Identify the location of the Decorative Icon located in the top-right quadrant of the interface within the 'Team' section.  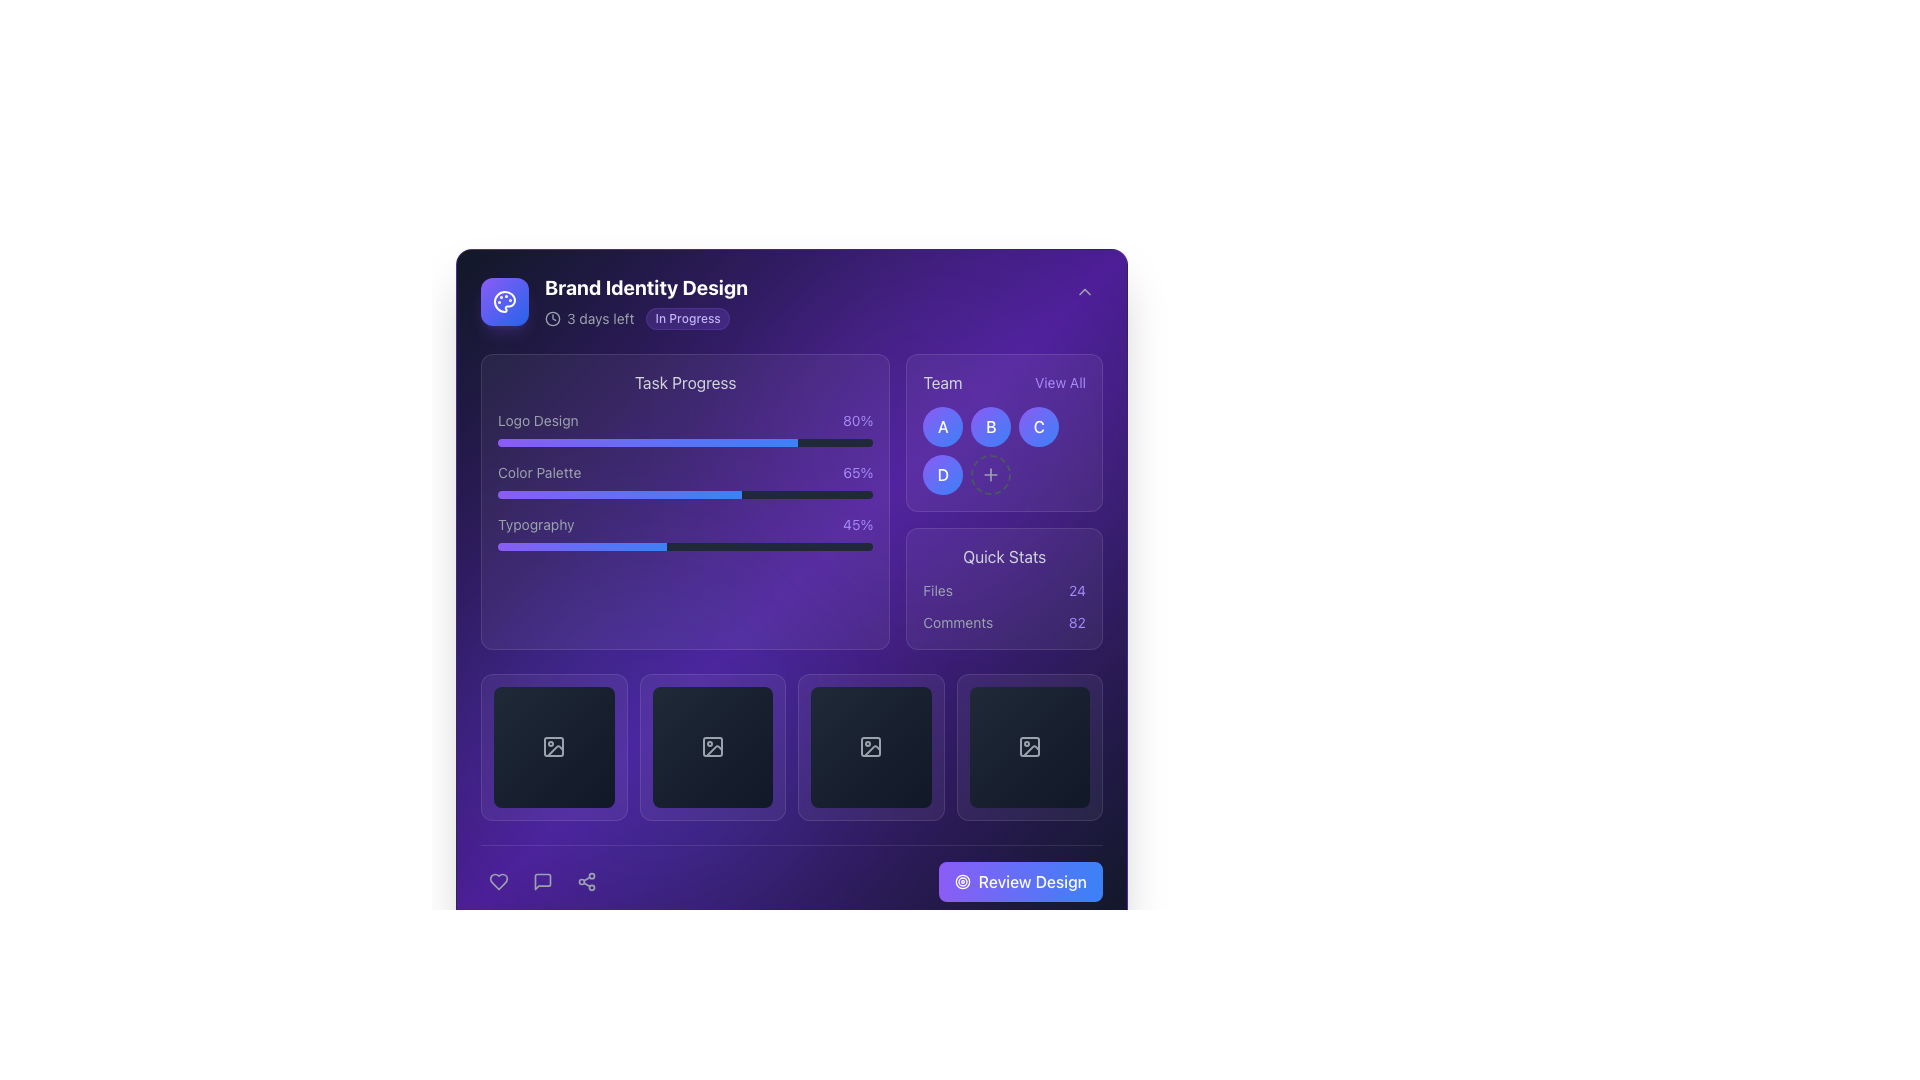
(504, 301).